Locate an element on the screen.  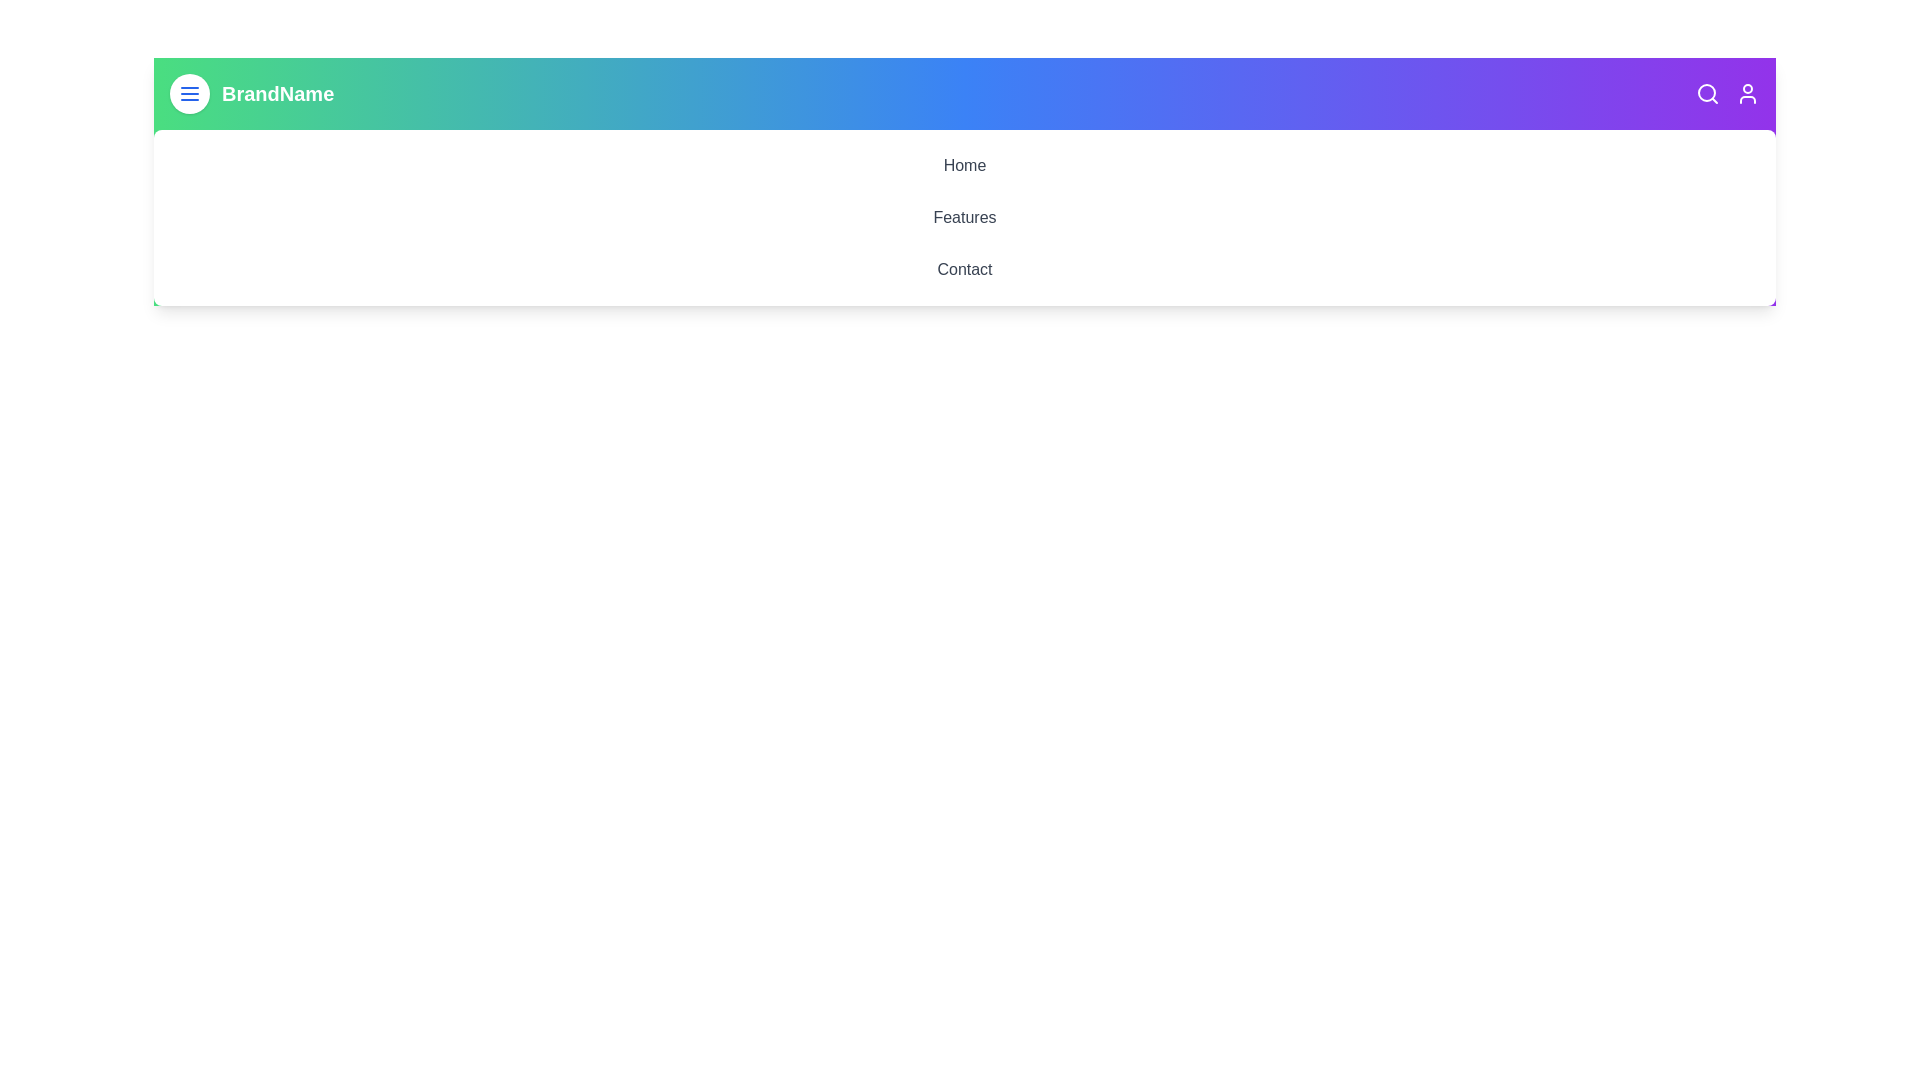
the 'Home' menu item is located at coordinates (964, 164).